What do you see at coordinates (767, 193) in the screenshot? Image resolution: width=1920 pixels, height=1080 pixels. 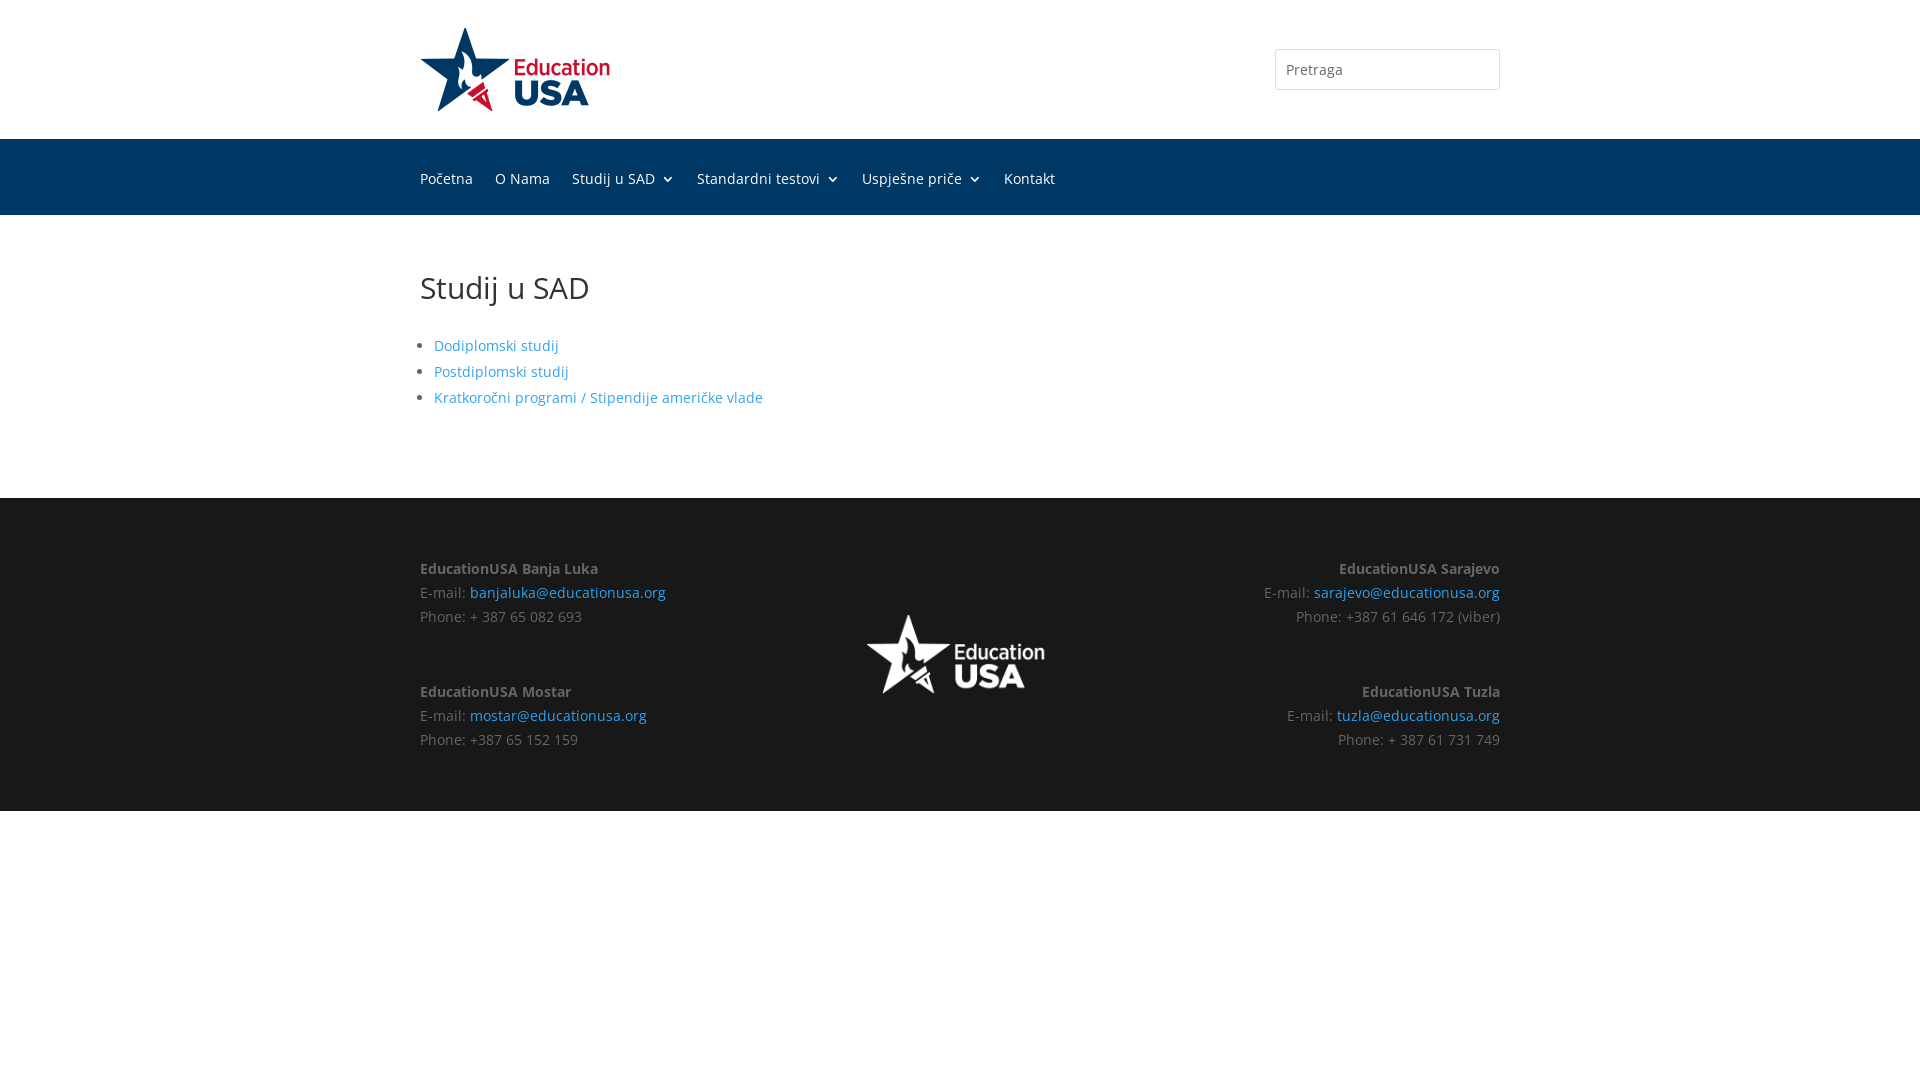 I see `'Standardni testovi'` at bounding box center [767, 193].